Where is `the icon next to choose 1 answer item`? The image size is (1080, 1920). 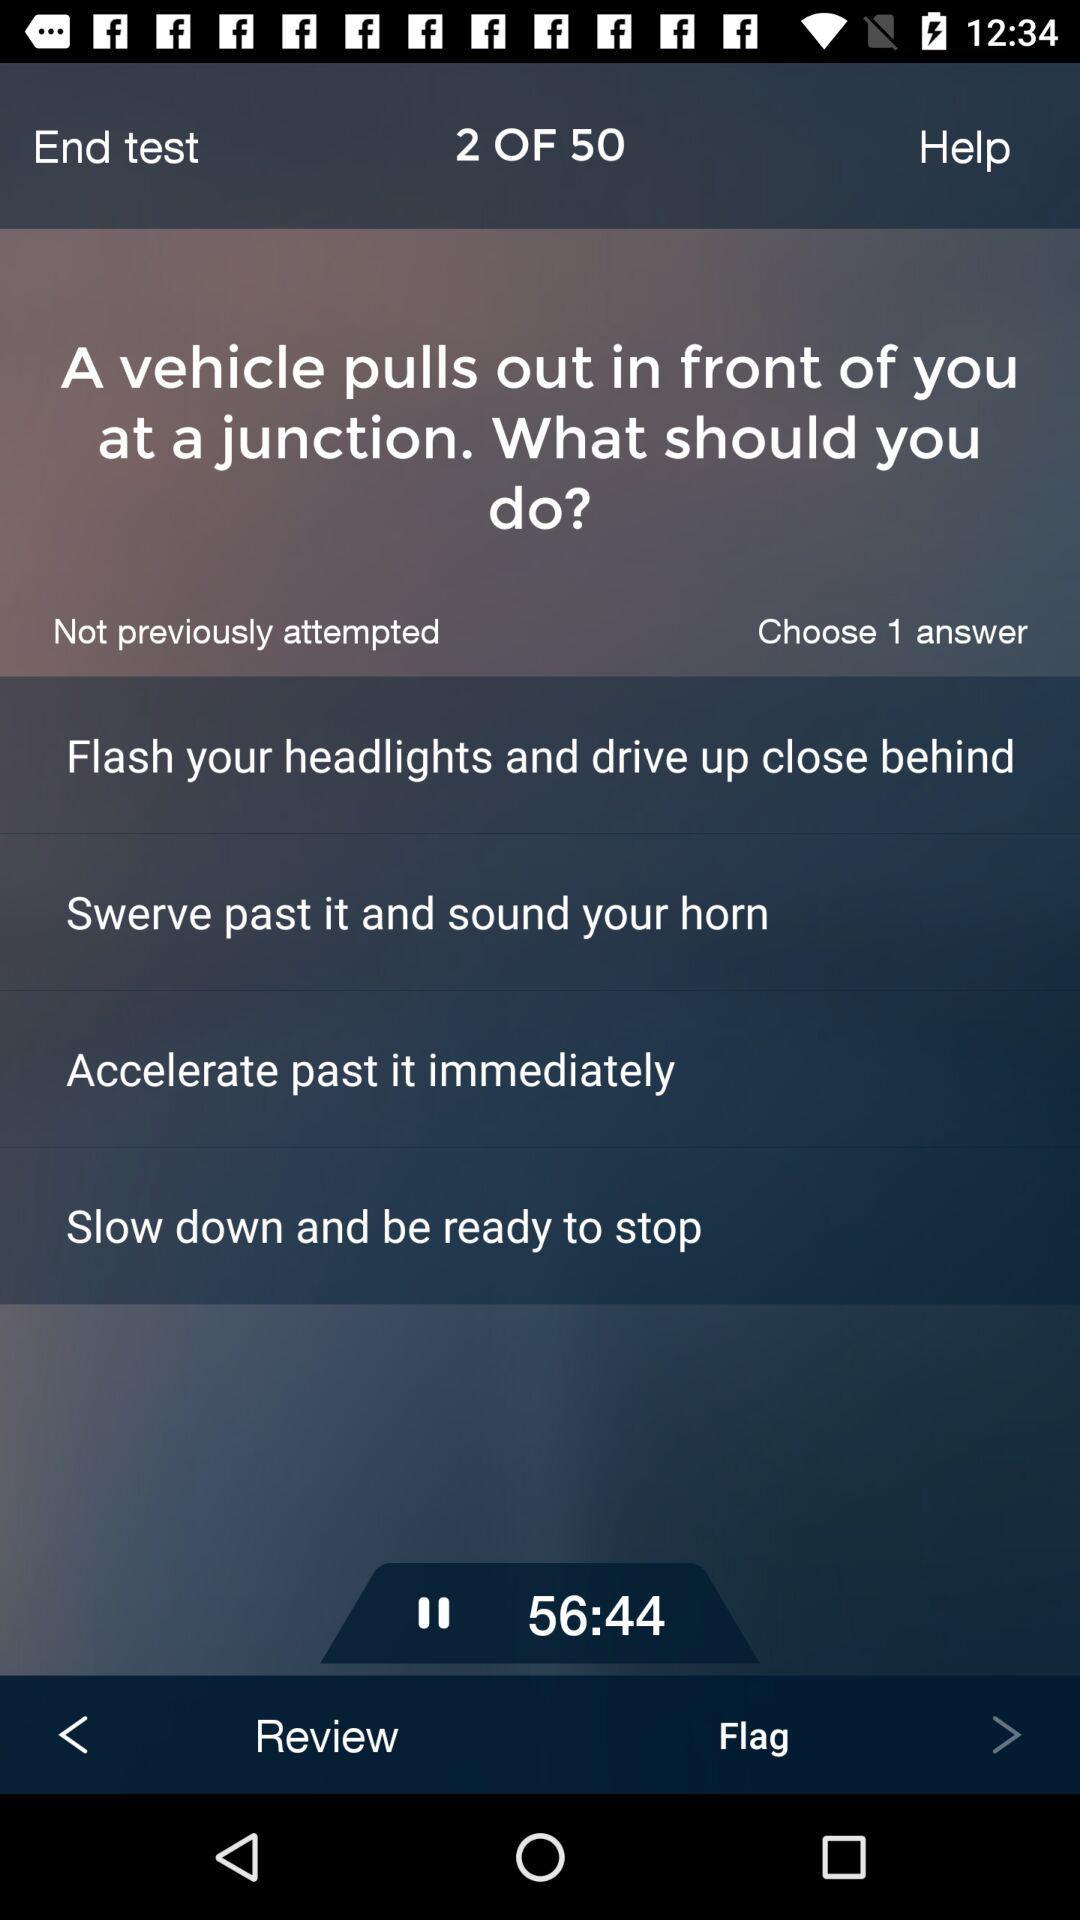
the icon next to choose 1 answer item is located at coordinates (245, 629).